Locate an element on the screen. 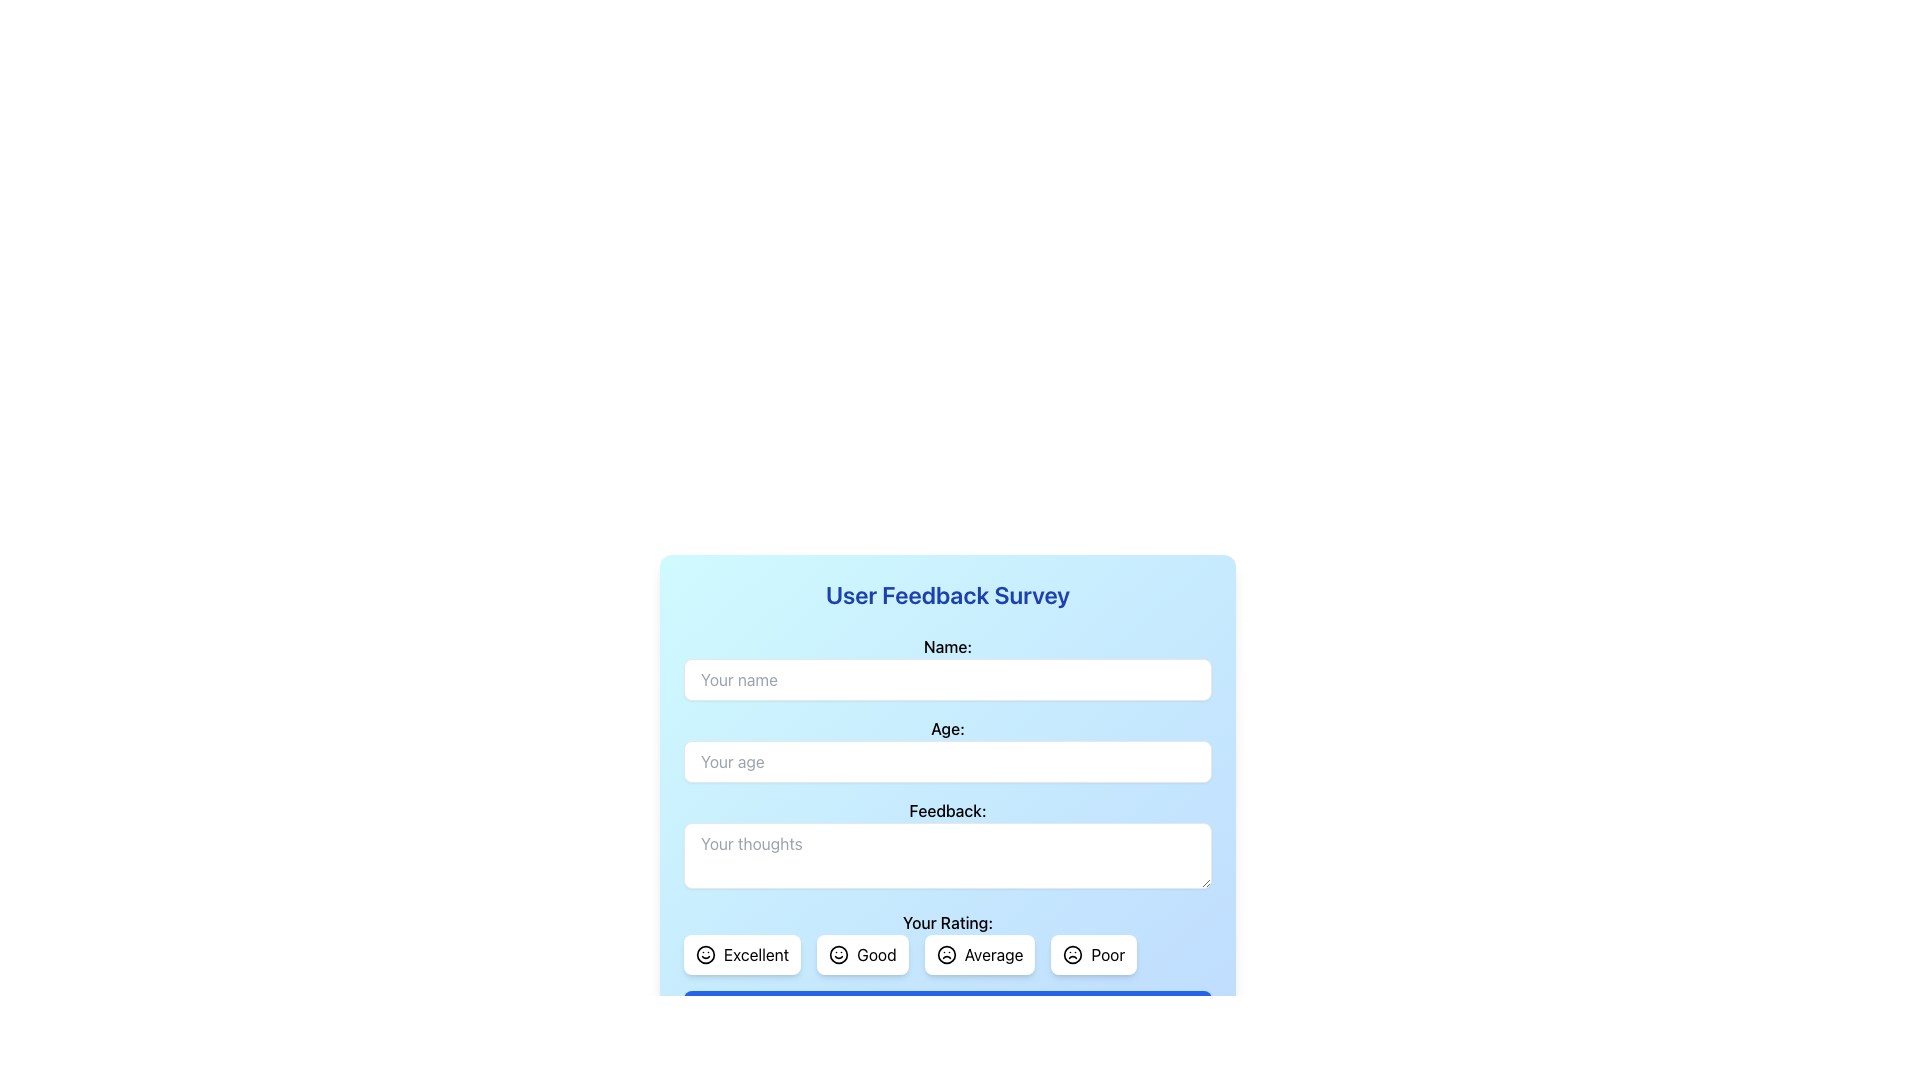 The image size is (1920, 1080). text label 'Feedback:' which is positioned above the input field labeled 'Your thoughts' to understand its purpose is located at coordinates (947, 810).